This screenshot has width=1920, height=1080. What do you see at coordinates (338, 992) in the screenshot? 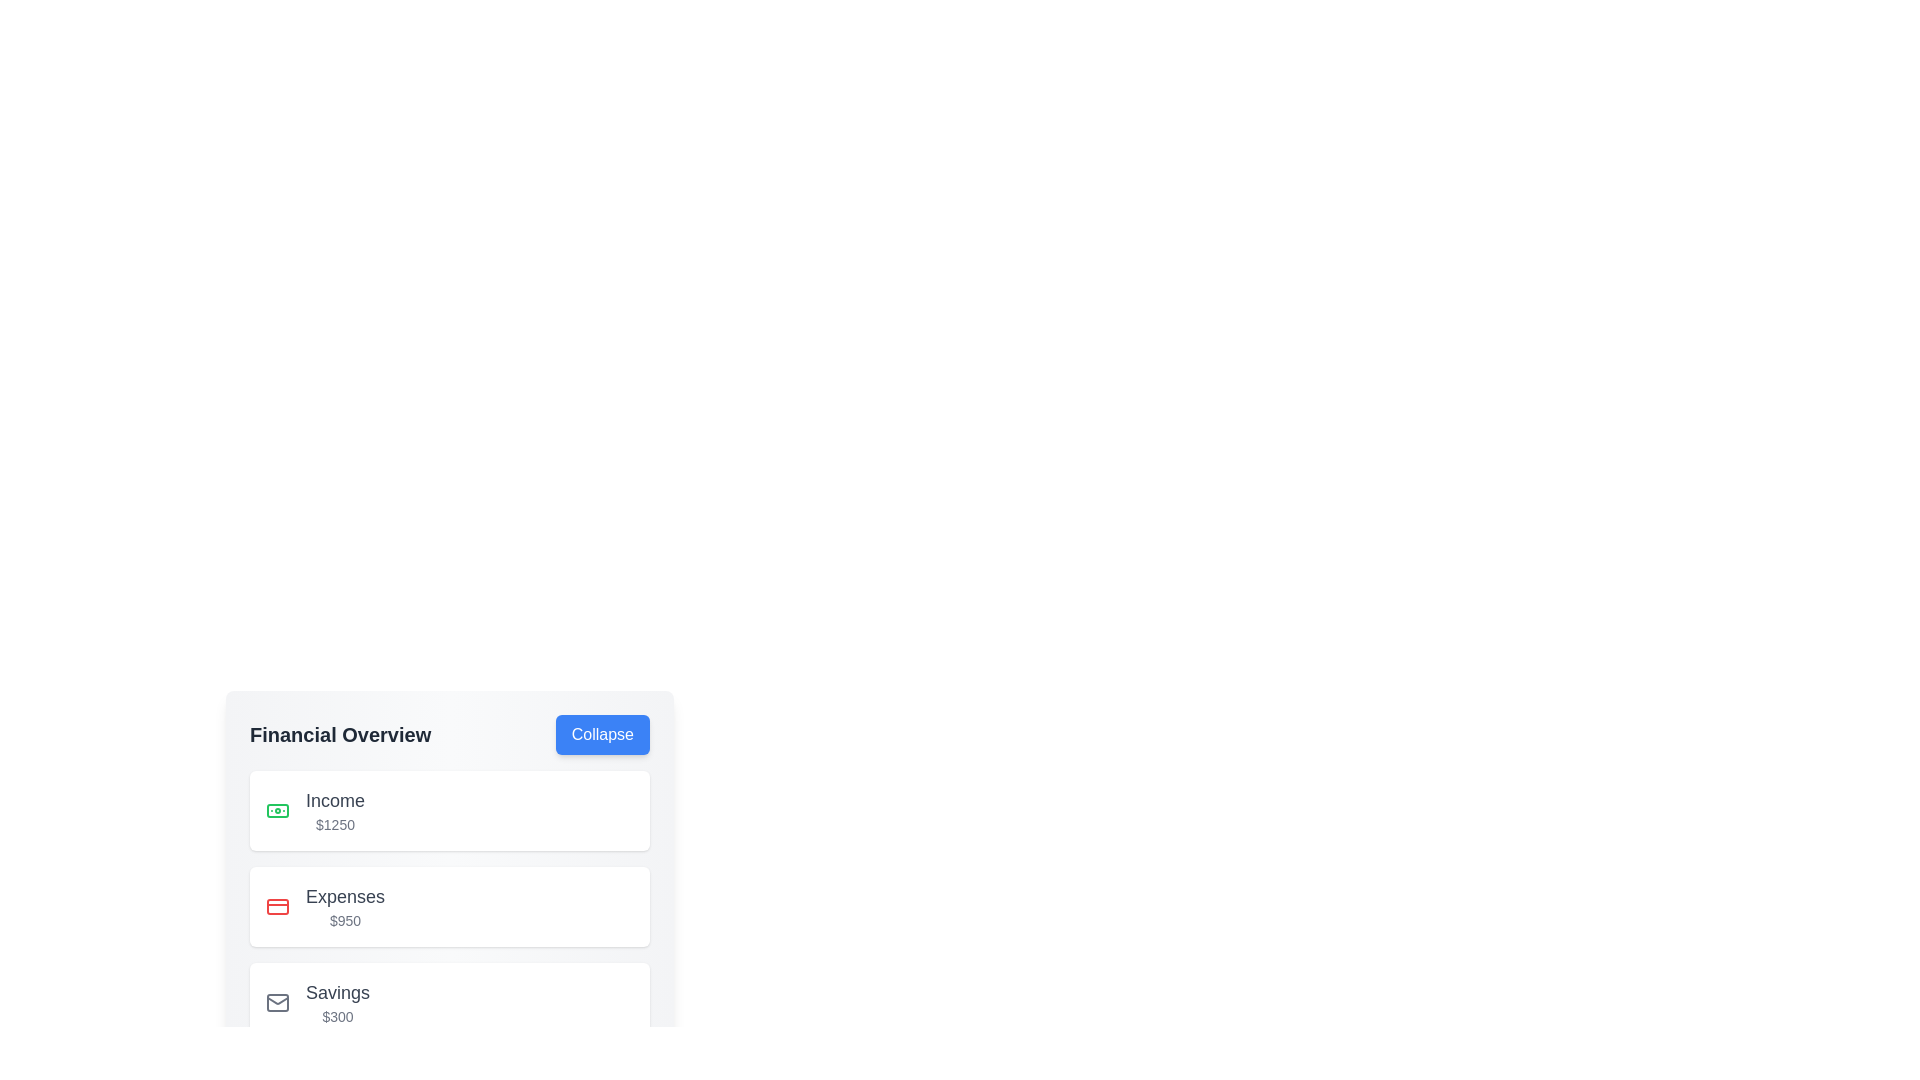
I see `the 'Savings' text label` at bounding box center [338, 992].